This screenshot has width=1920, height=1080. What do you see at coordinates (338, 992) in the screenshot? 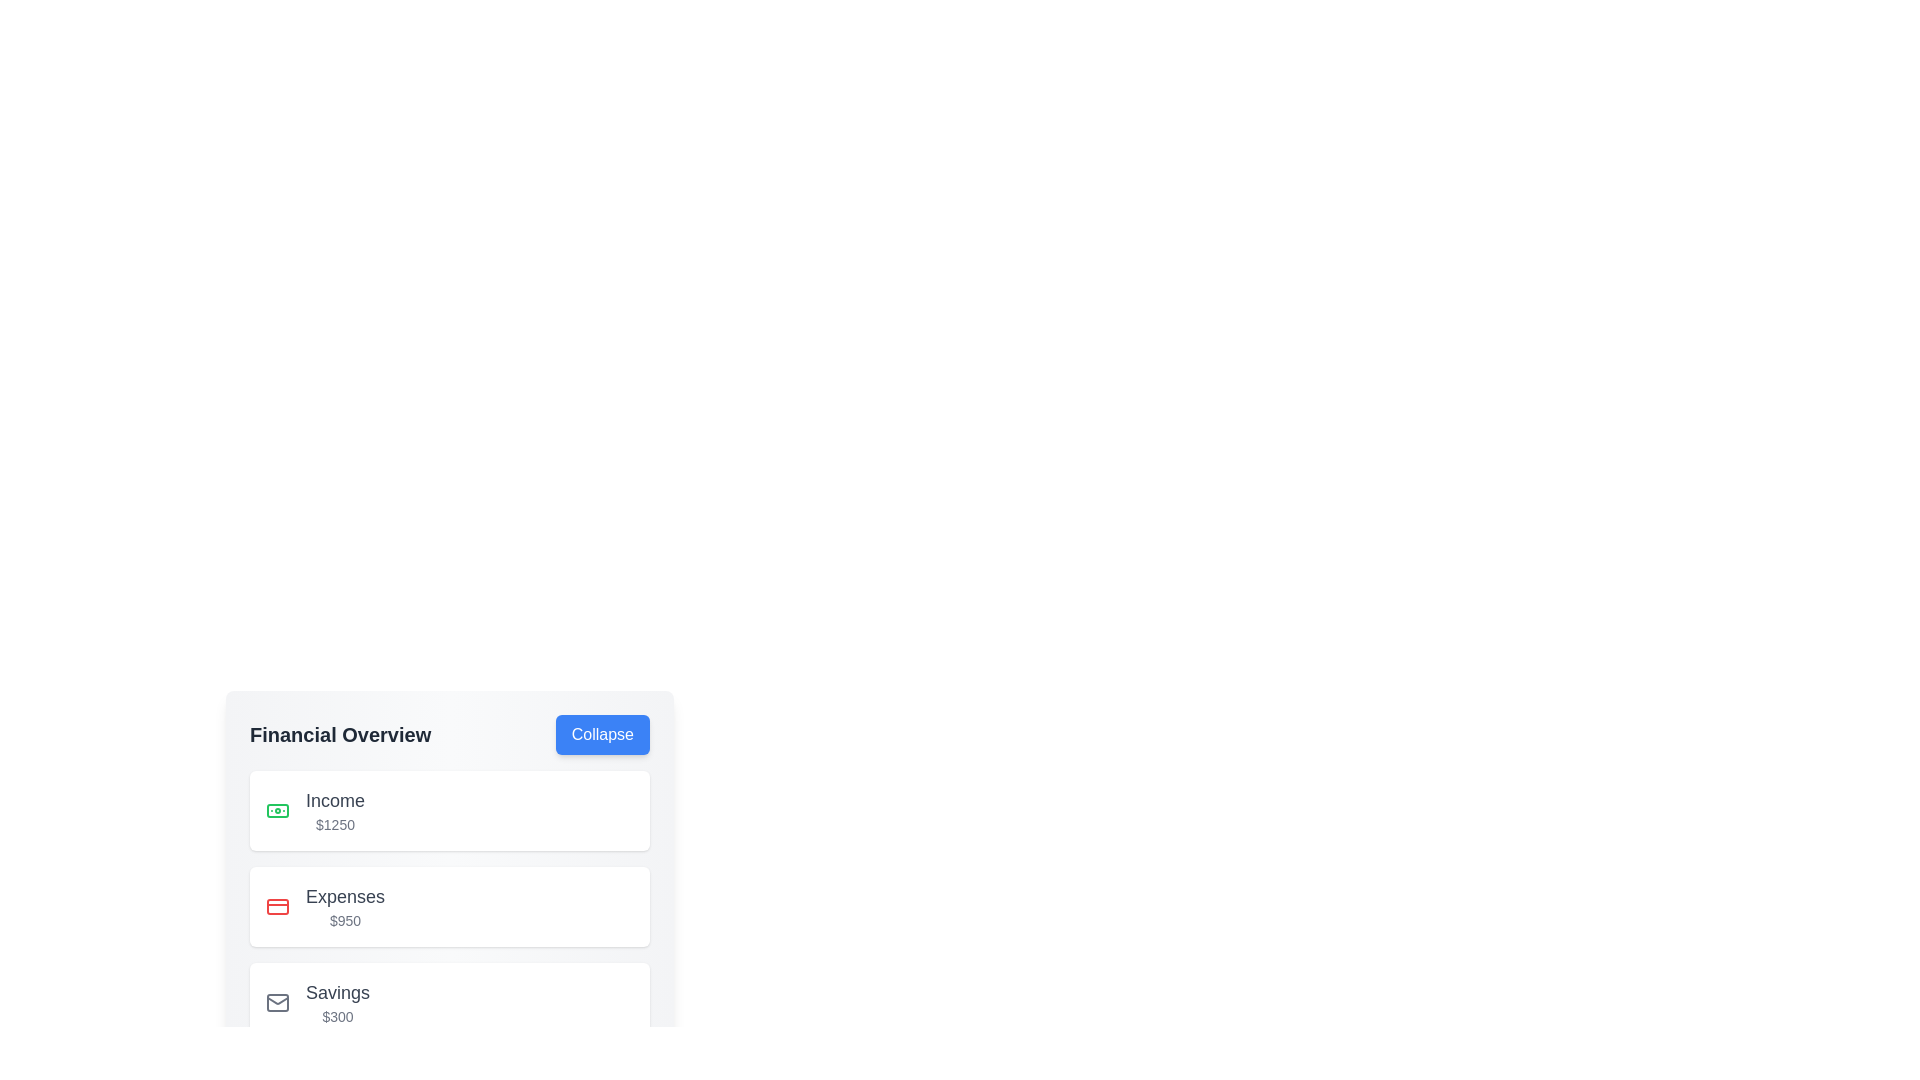
I see `the 'Savings' text label` at bounding box center [338, 992].